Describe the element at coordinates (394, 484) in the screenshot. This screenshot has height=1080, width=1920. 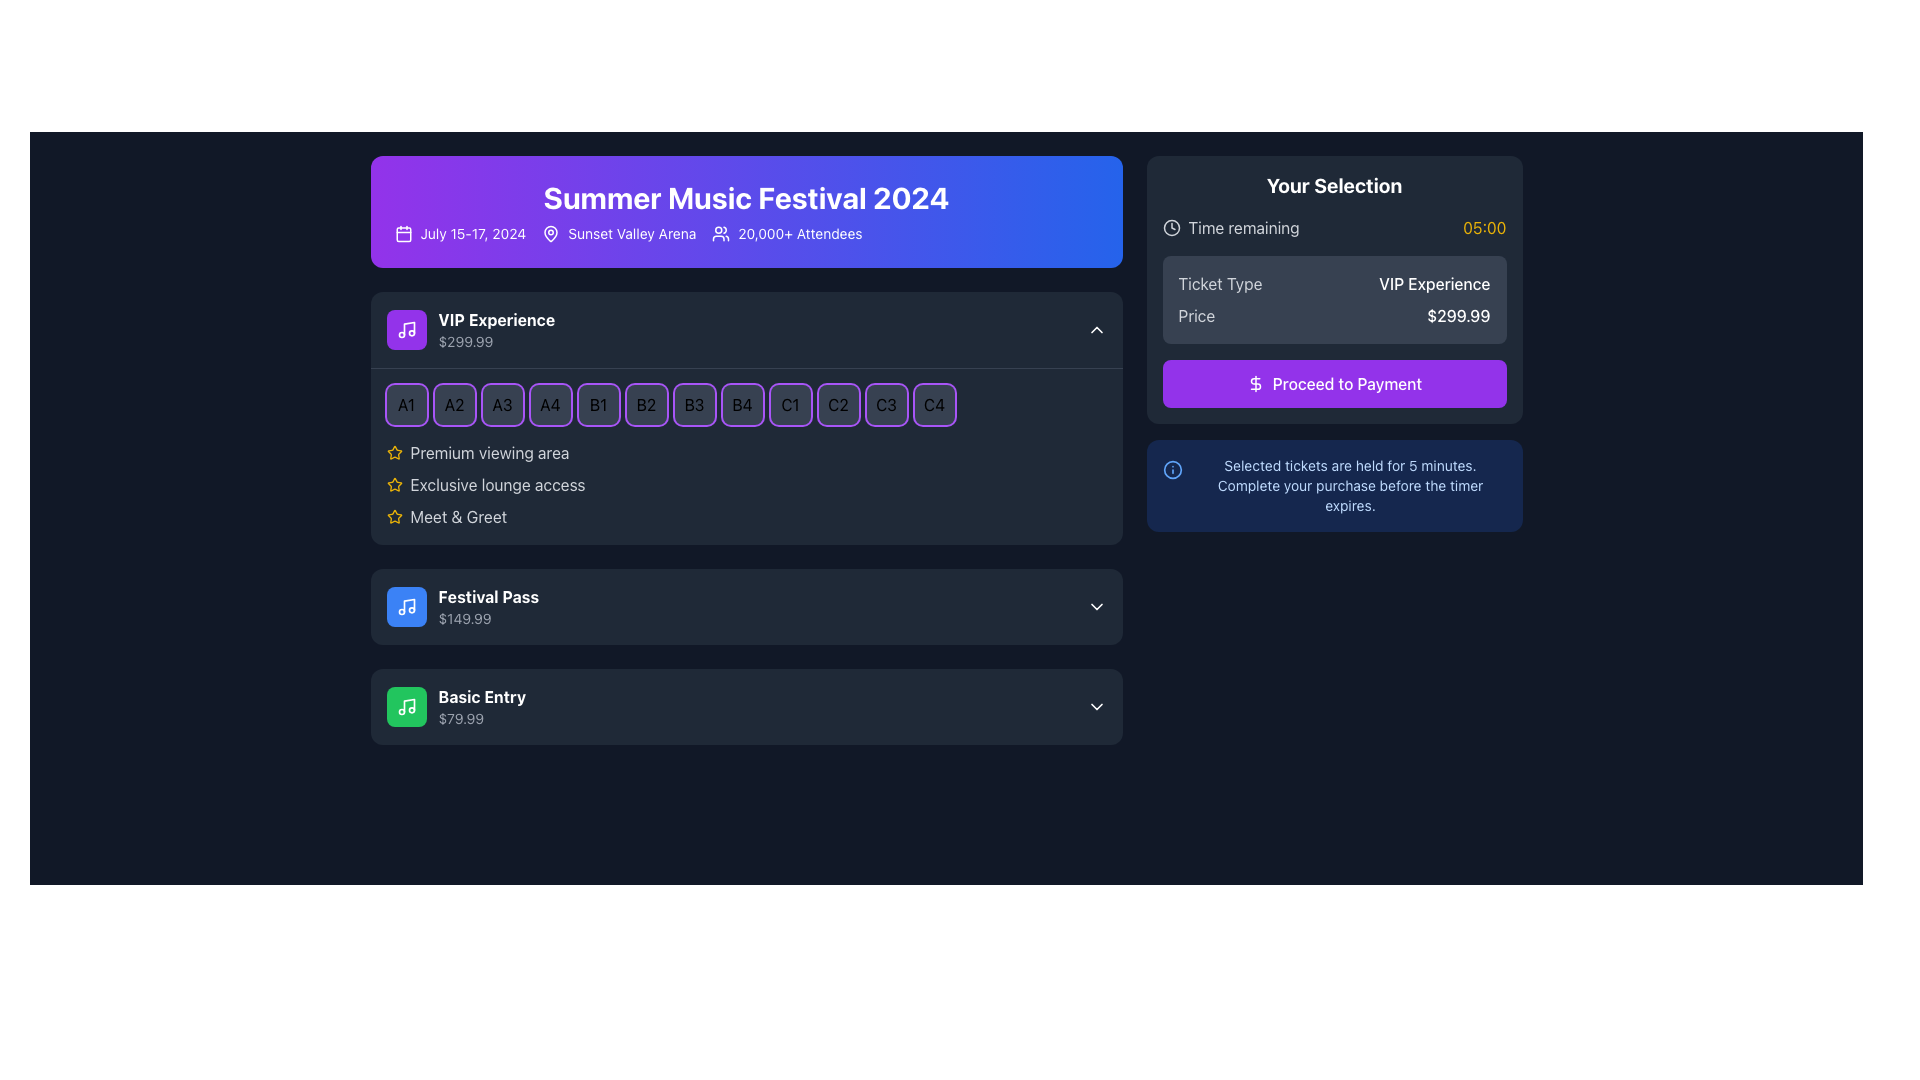
I see `the yellow star-shaped icon that represents VIP or premium features, located below the 'VIP Experience' section header and to the left of the 'Premium viewing area' label` at that location.